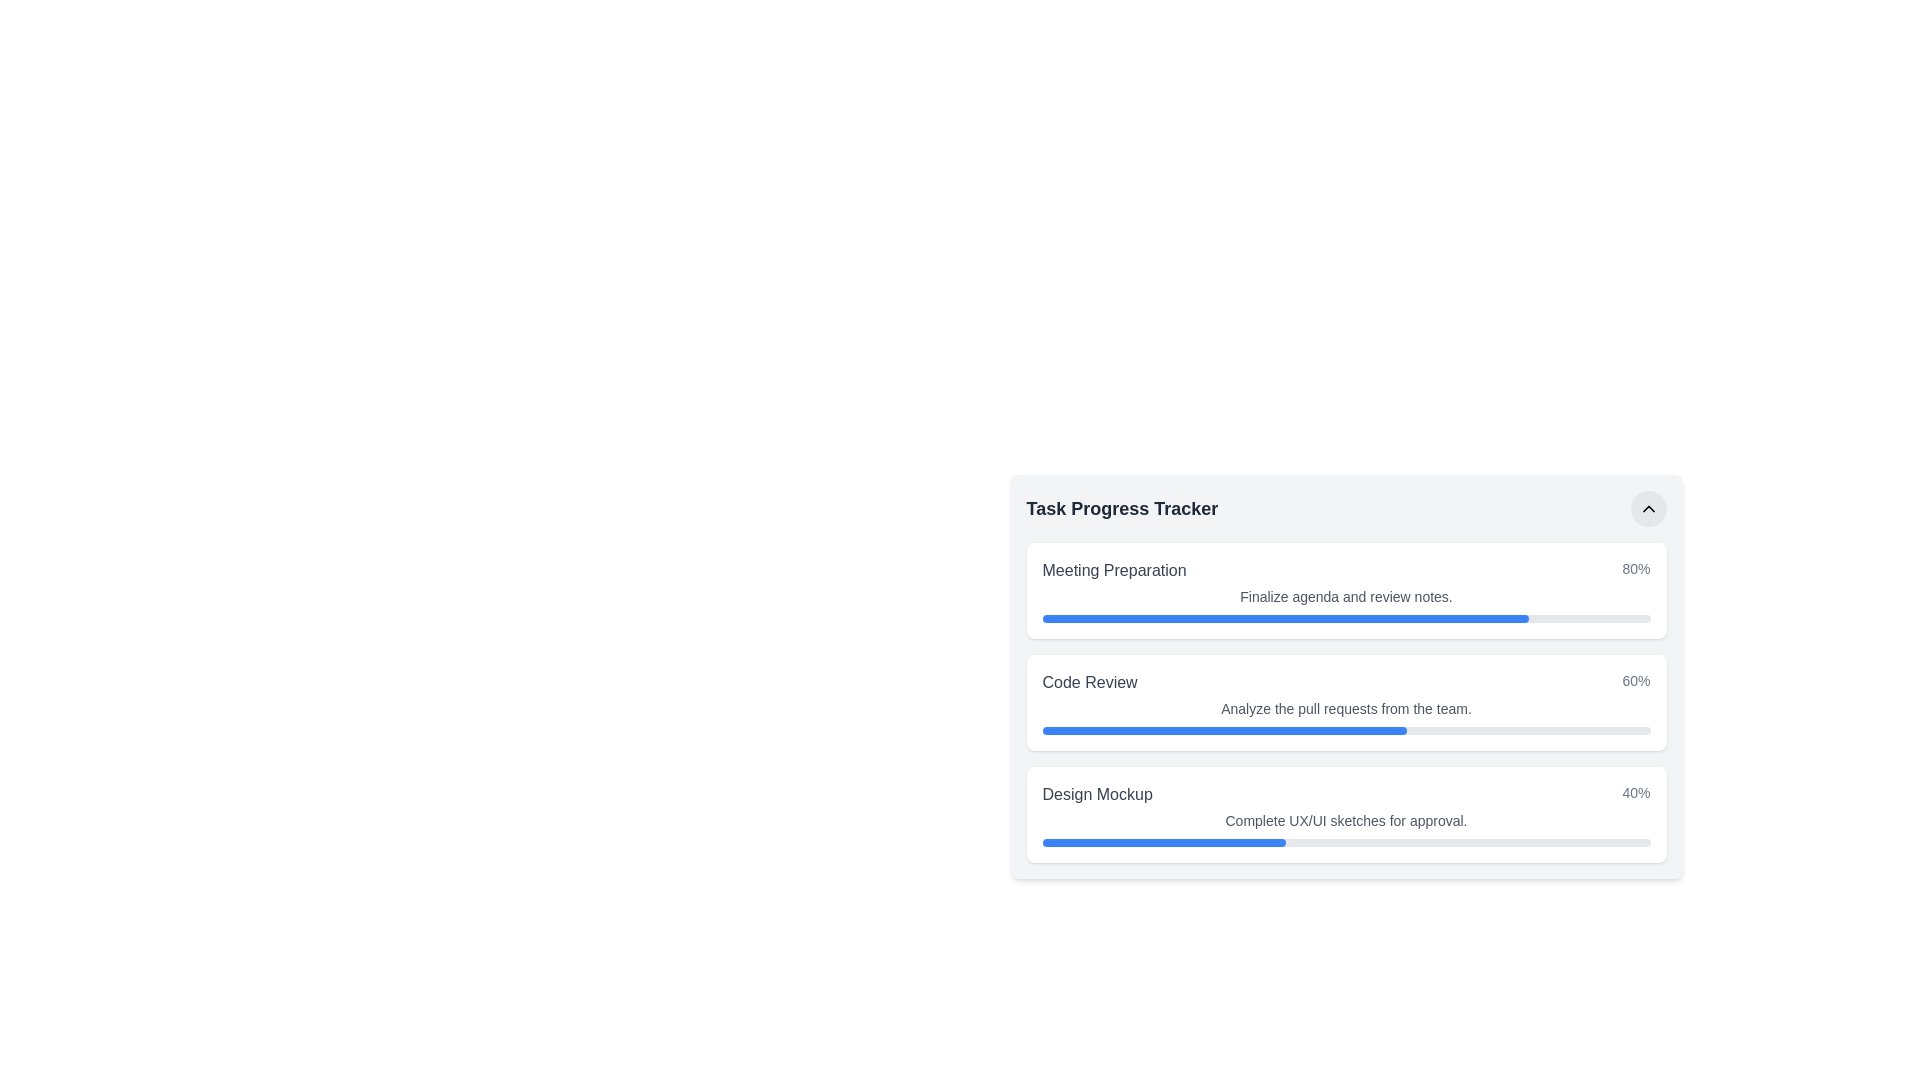 The width and height of the screenshot is (1920, 1080). I want to click on the label displaying the text 'Complete UX/UI sketches for approval.' located below the header 'Design Mockup' in the progress tracker interface, so click(1346, 821).